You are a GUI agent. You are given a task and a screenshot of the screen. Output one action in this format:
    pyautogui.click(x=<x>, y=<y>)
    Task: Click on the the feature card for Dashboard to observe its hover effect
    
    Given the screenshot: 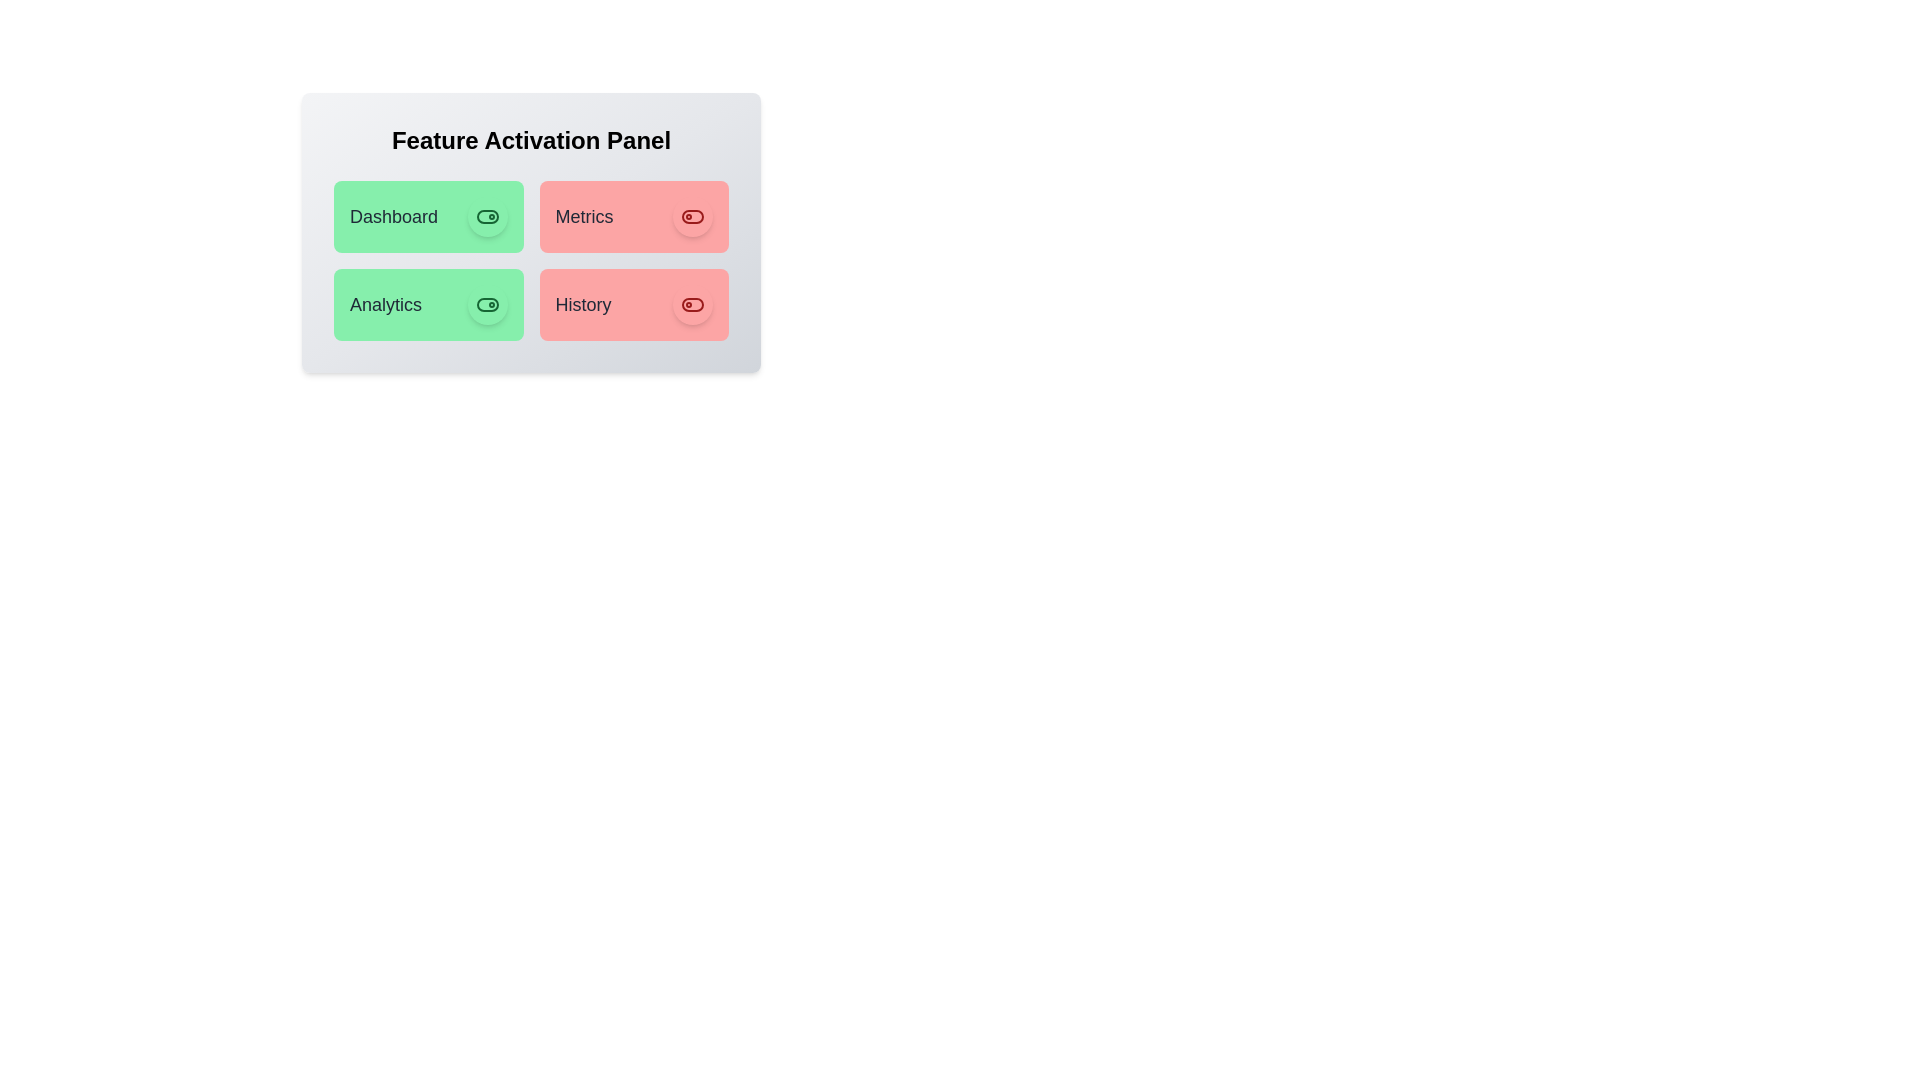 What is the action you would take?
    pyautogui.click(x=427, y=216)
    